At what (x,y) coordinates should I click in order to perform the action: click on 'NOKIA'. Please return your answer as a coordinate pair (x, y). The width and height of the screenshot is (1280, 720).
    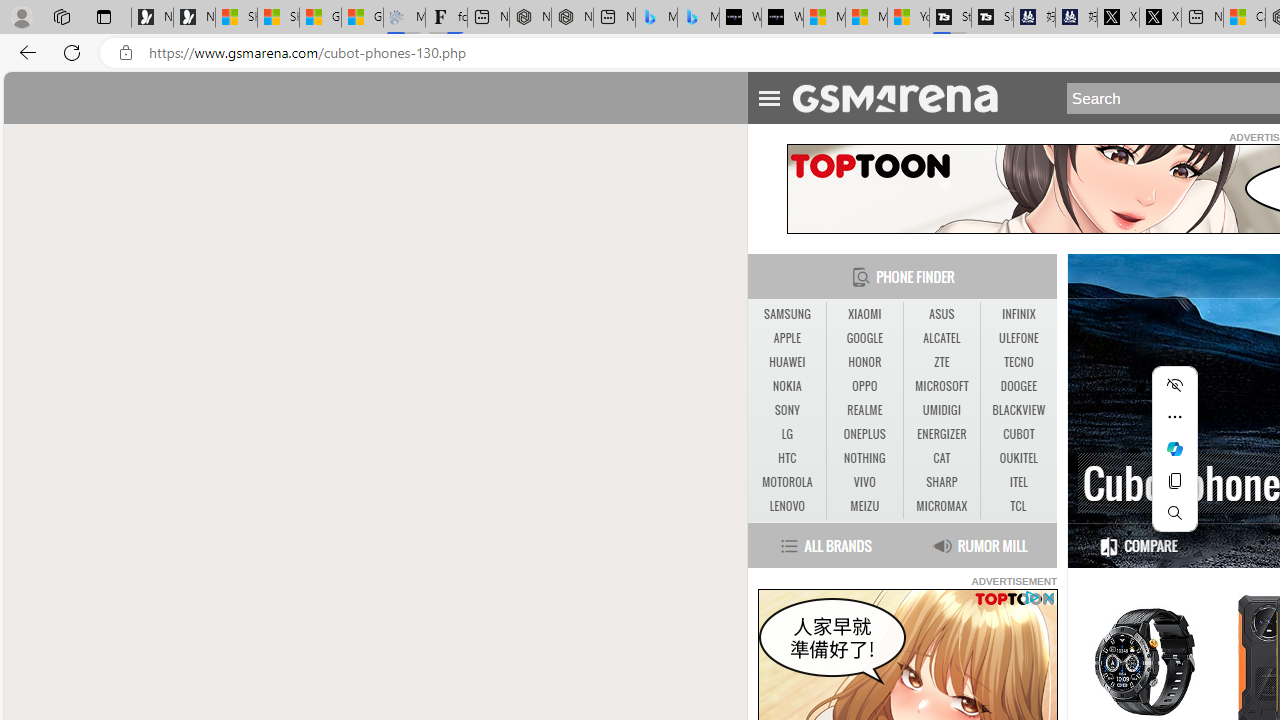
    Looking at the image, I should click on (786, 387).